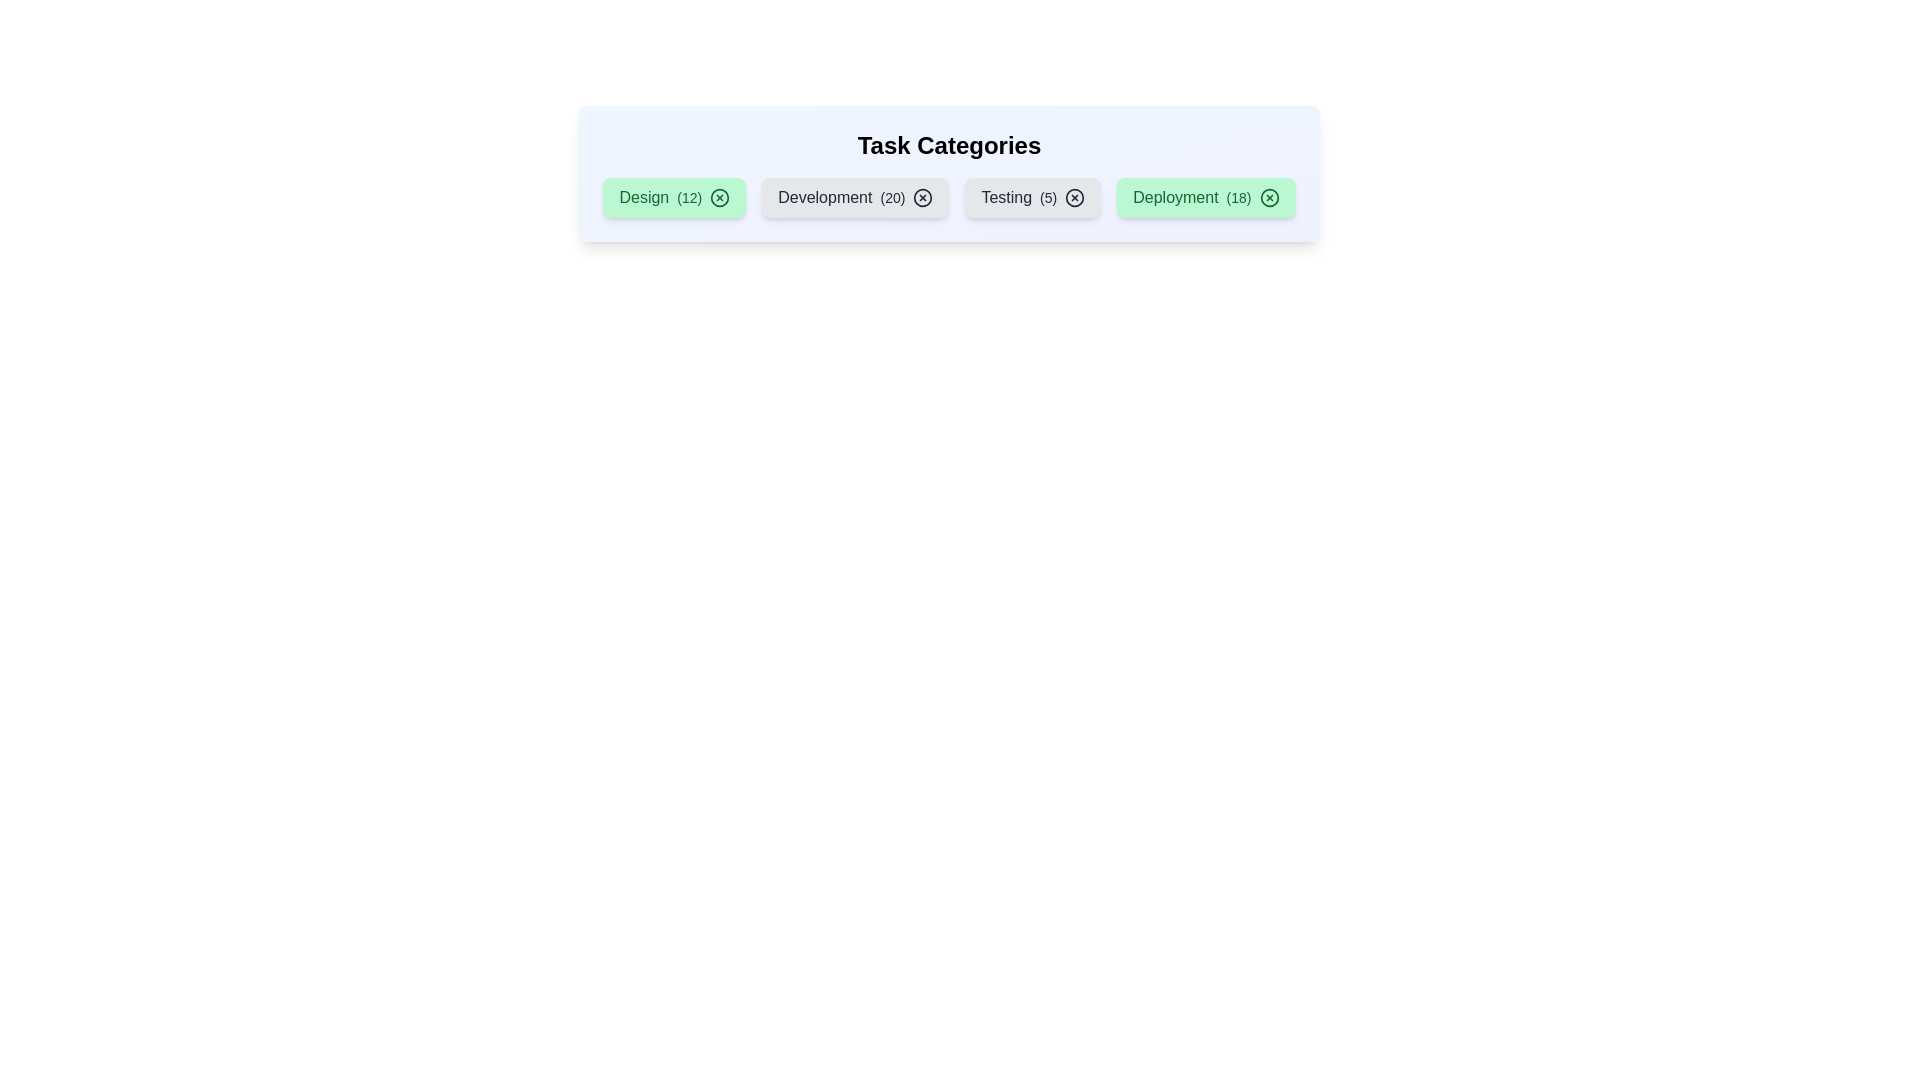  I want to click on 'X' icon on the chip labeled 'Deployment' to remove it, so click(1268, 197).